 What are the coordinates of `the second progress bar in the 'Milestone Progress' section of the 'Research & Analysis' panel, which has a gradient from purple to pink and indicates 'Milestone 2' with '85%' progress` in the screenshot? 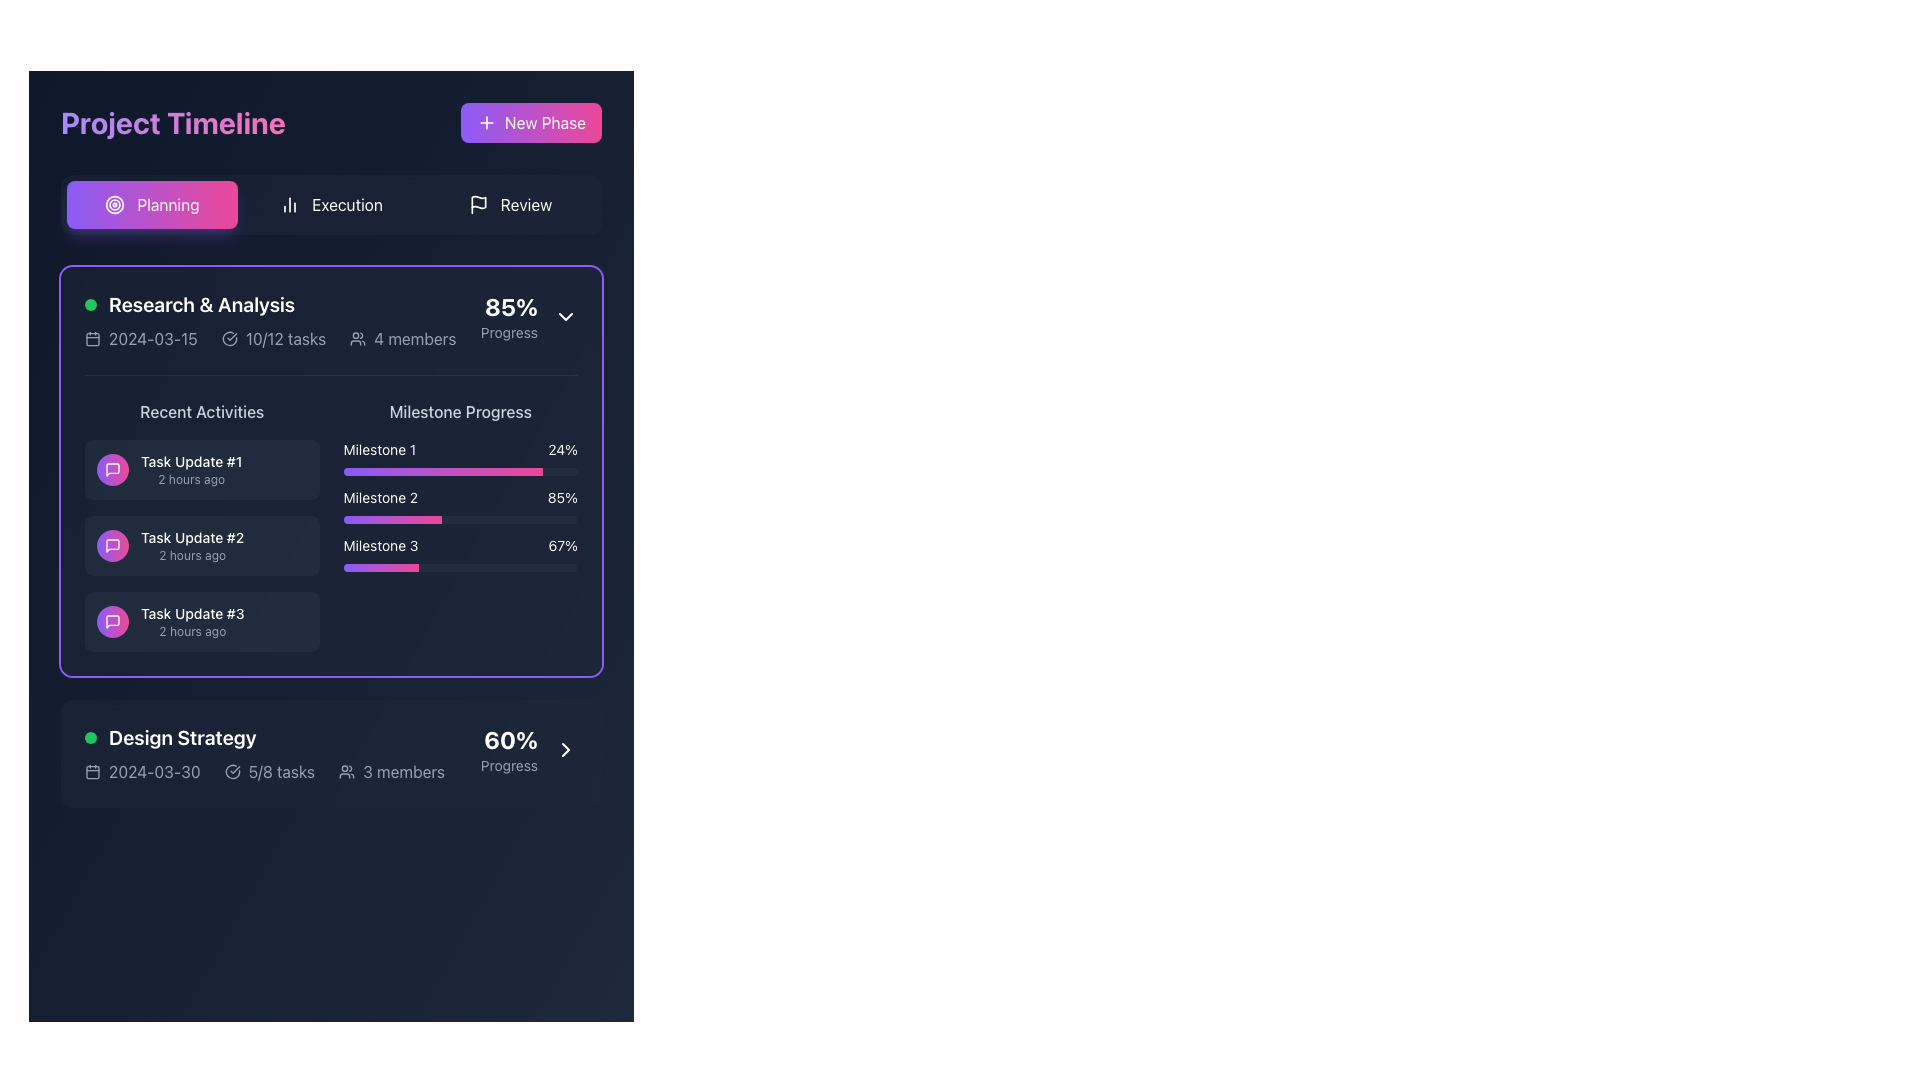 It's located at (459, 471).